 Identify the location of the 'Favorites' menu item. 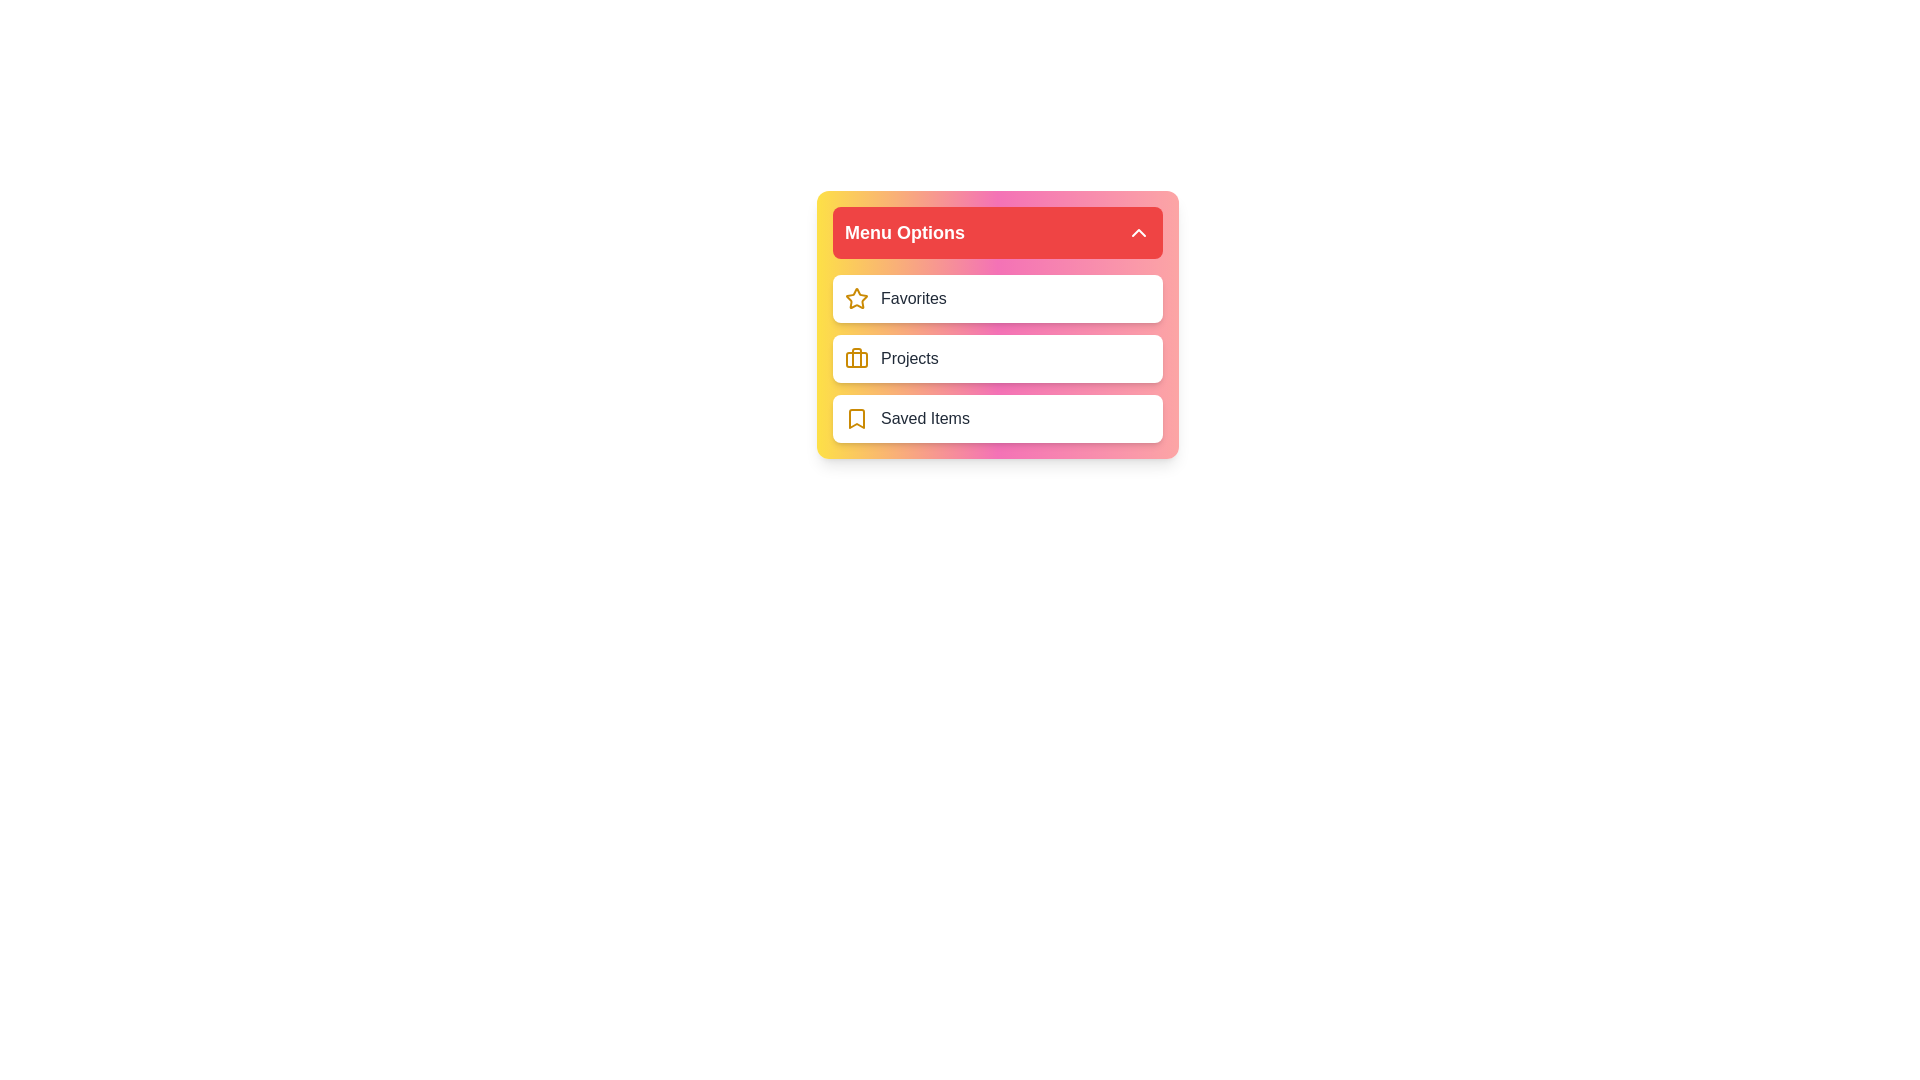
(998, 299).